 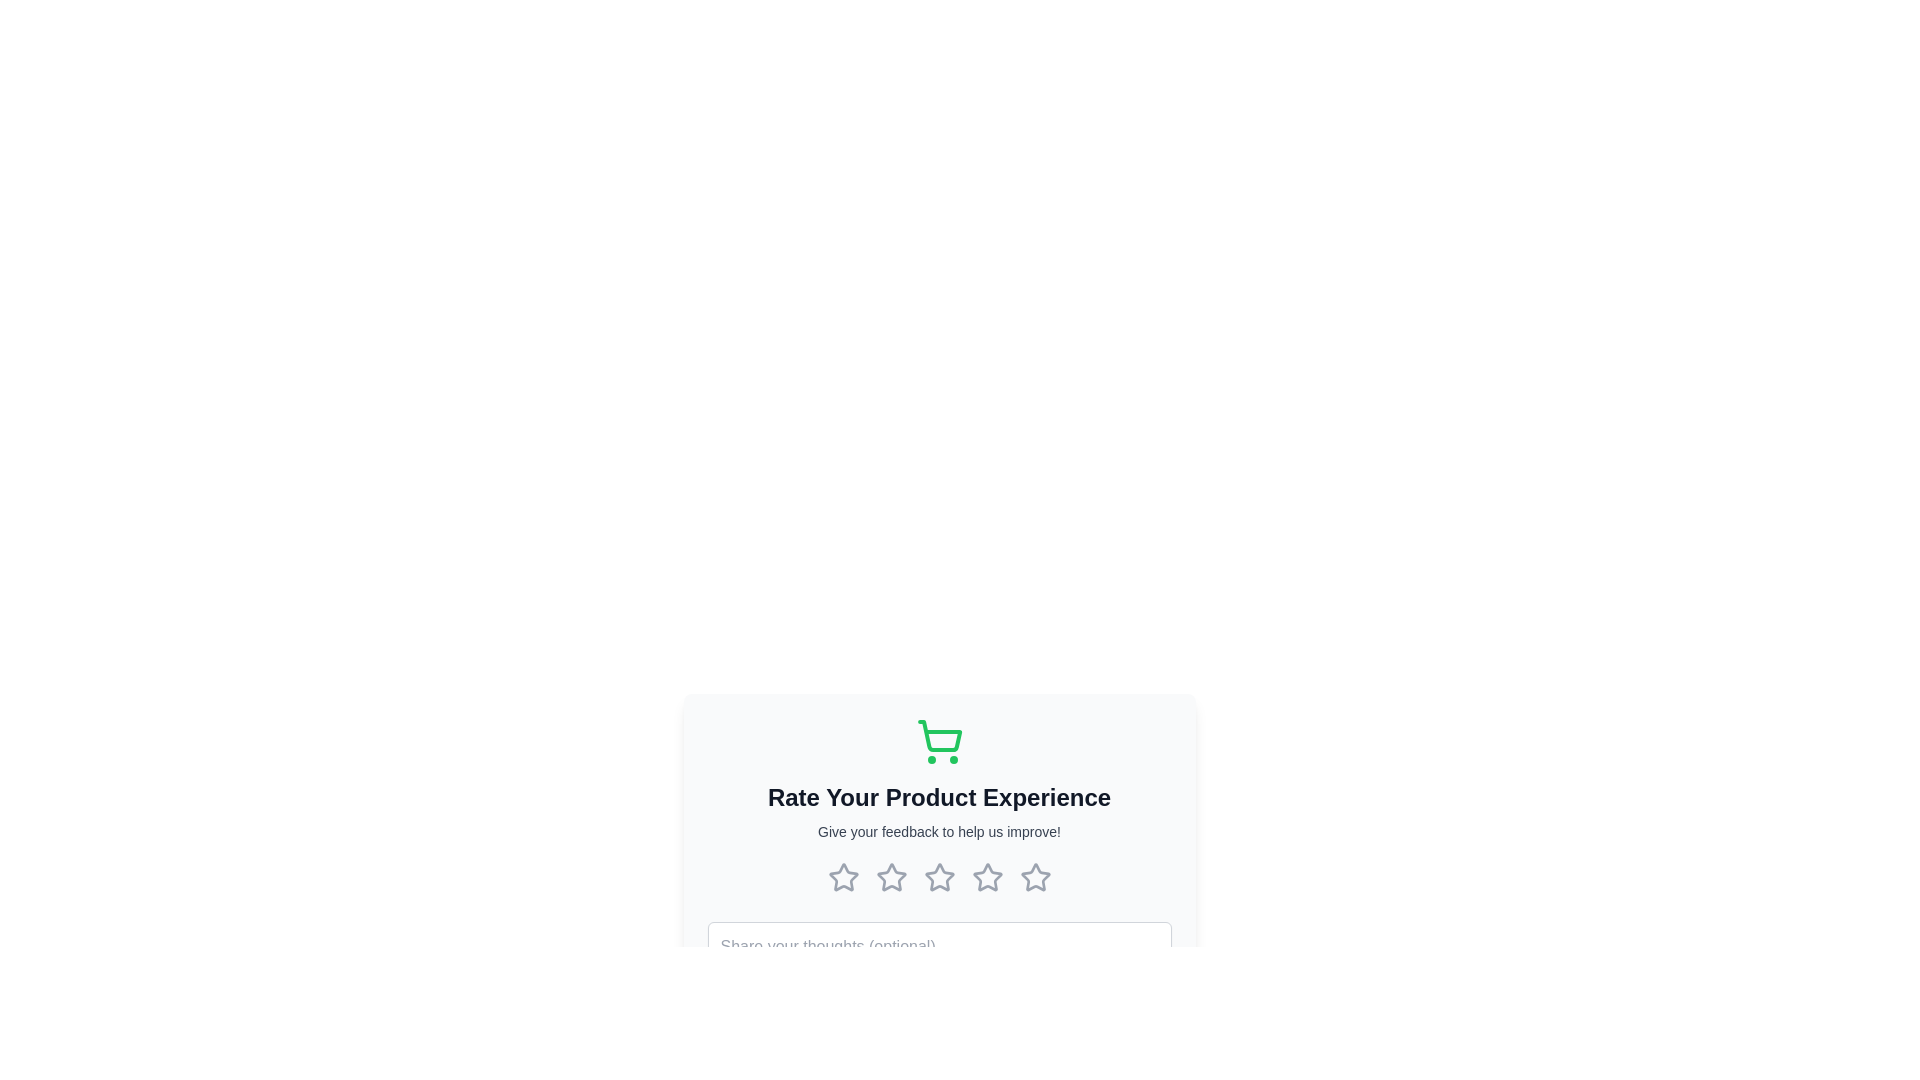 What do you see at coordinates (1035, 877) in the screenshot?
I see `the fifth star icon for keyboard interaction` at bounding box center [1035, 877].